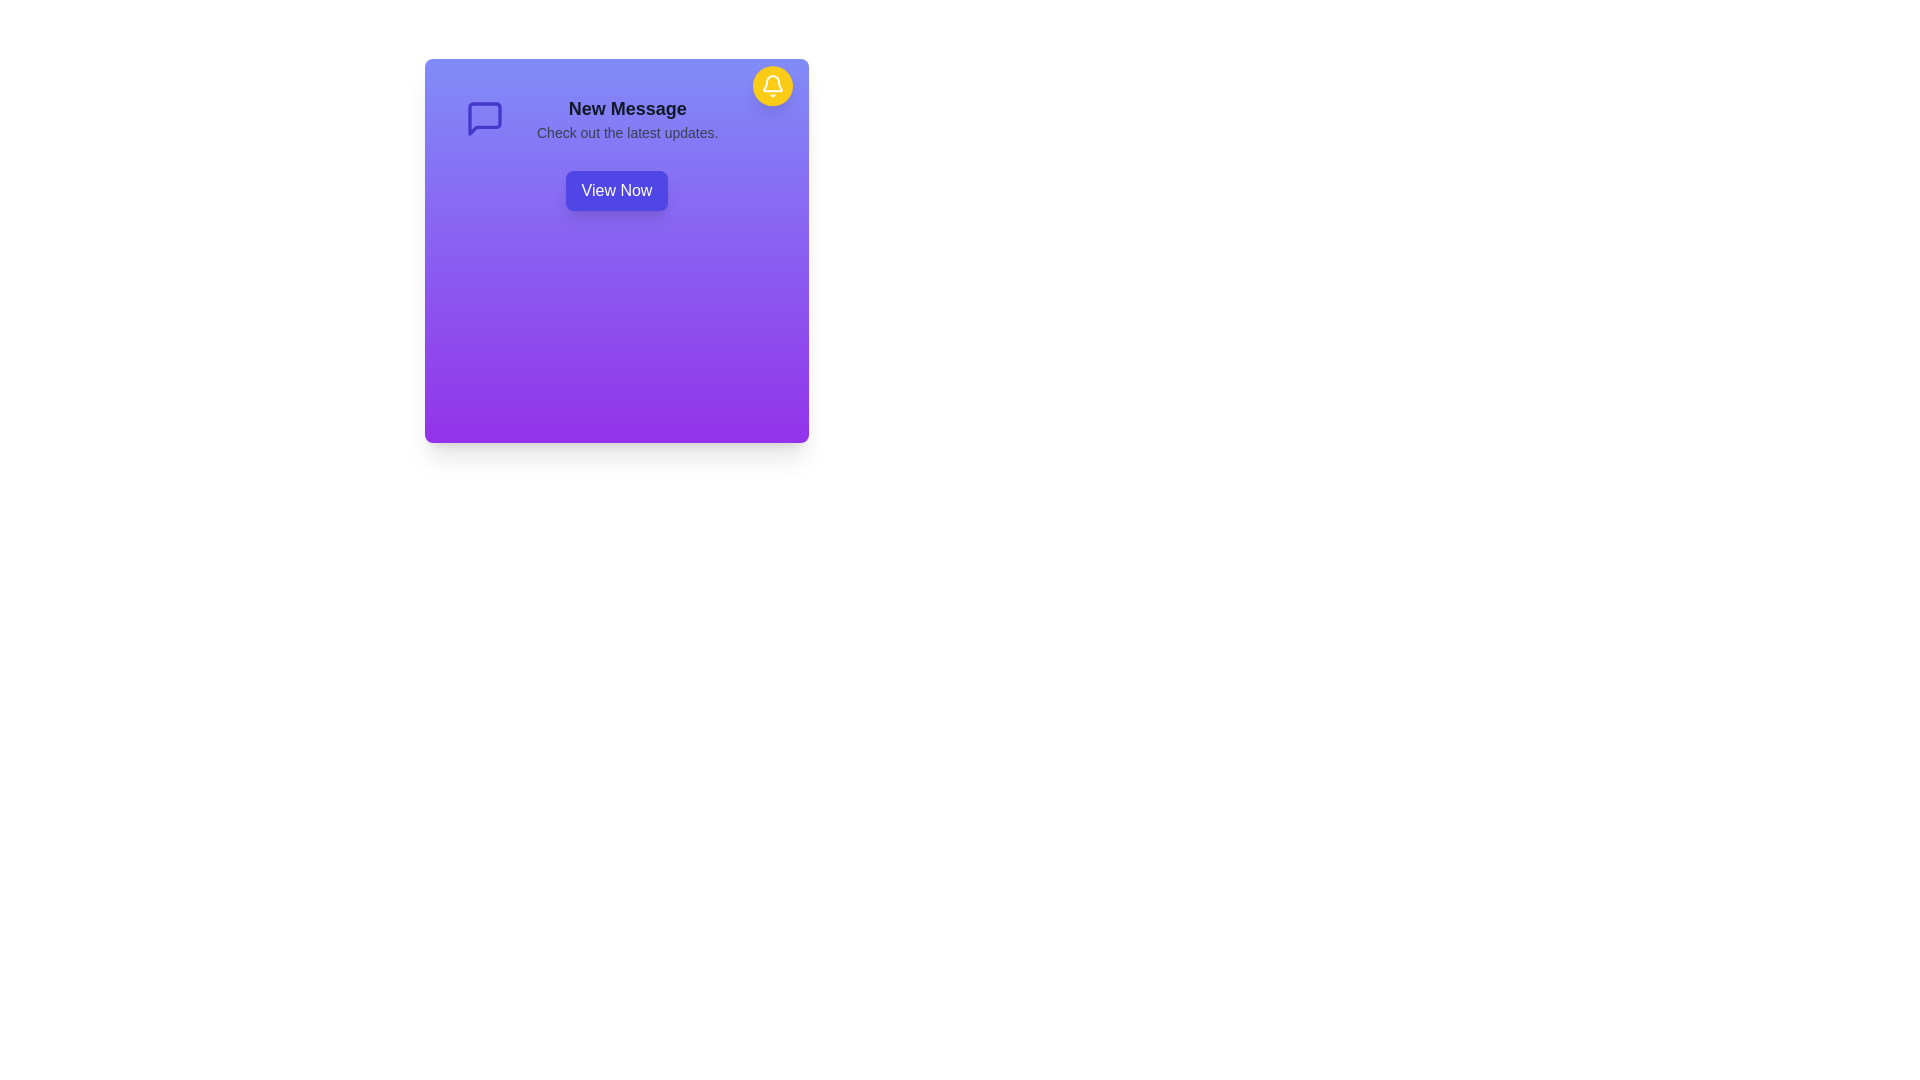  Describe the element at coordinates (771, 88) in the screenshot. I see `the bell icon within the notification card, which is styled with a yellow circle background and located in the upper-right corner of the card` at that location.